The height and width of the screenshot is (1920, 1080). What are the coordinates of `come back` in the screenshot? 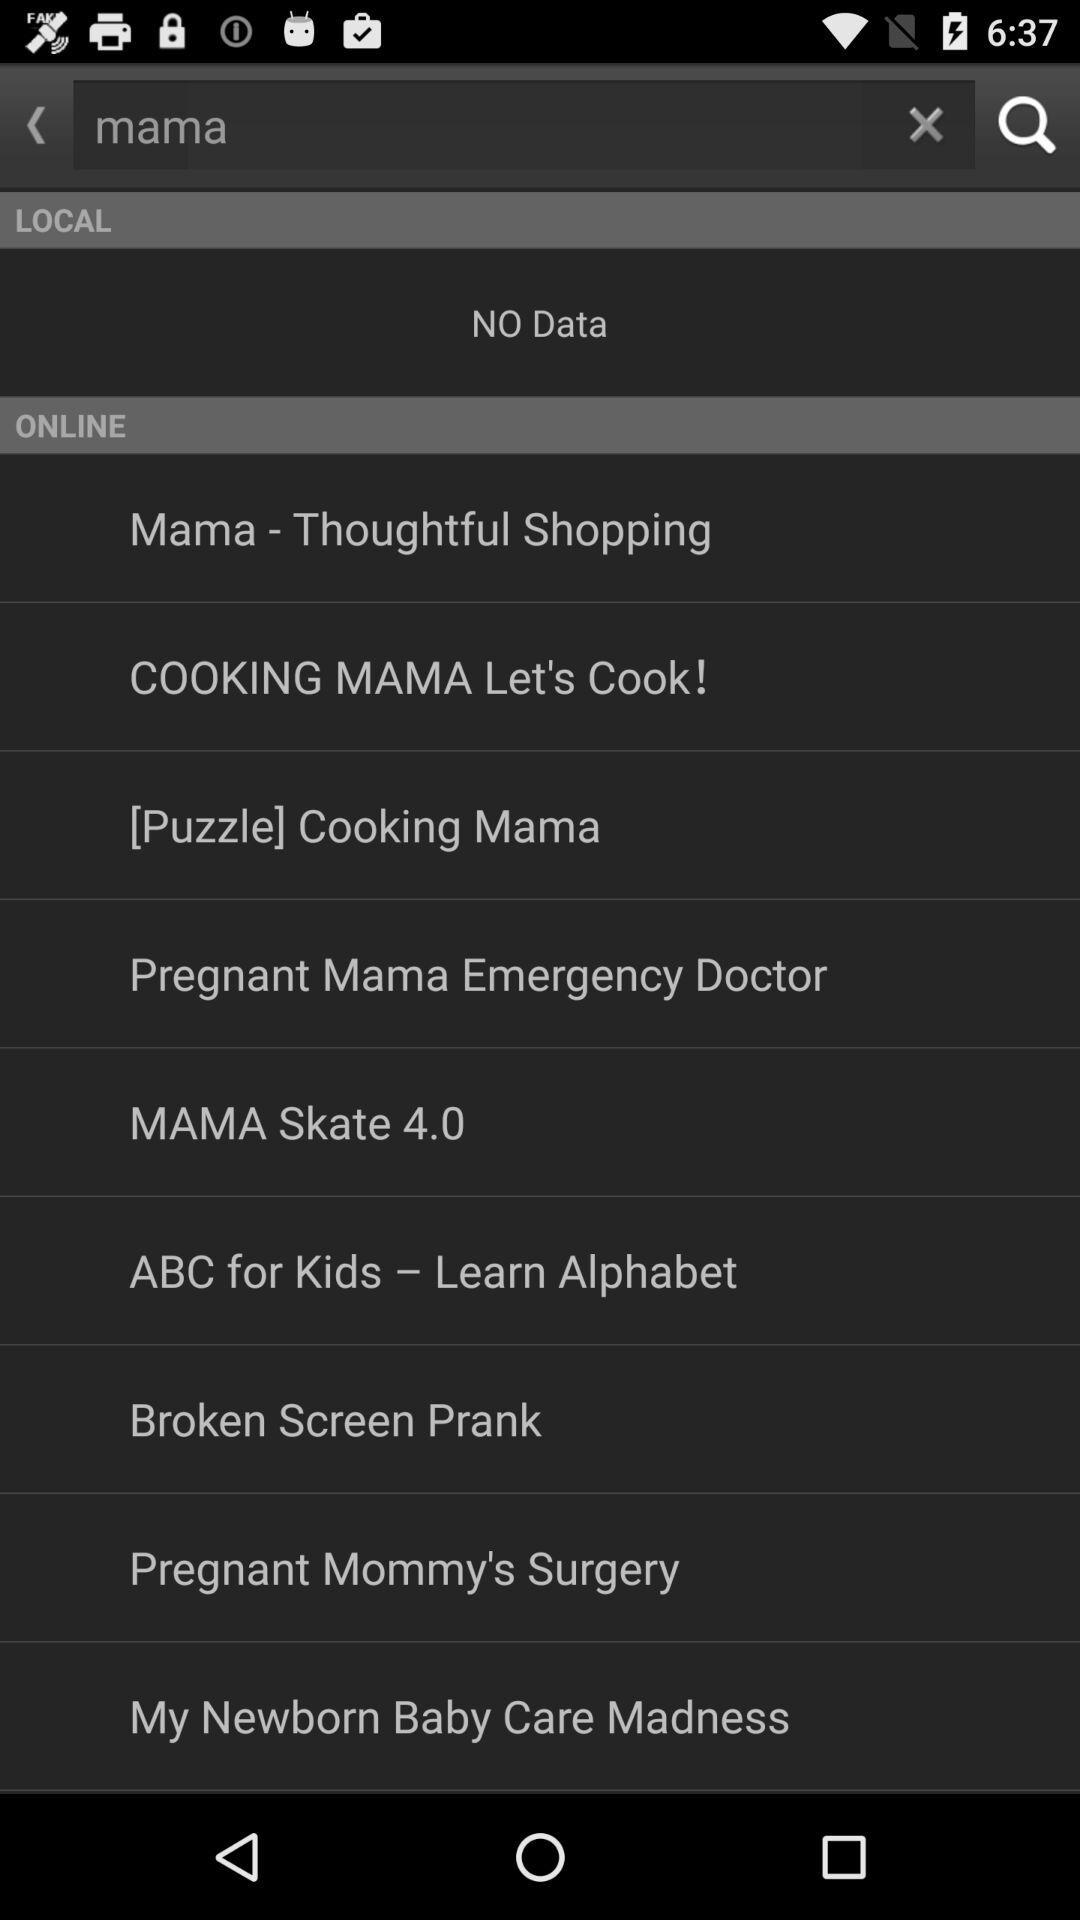 It's located at (925, 123).